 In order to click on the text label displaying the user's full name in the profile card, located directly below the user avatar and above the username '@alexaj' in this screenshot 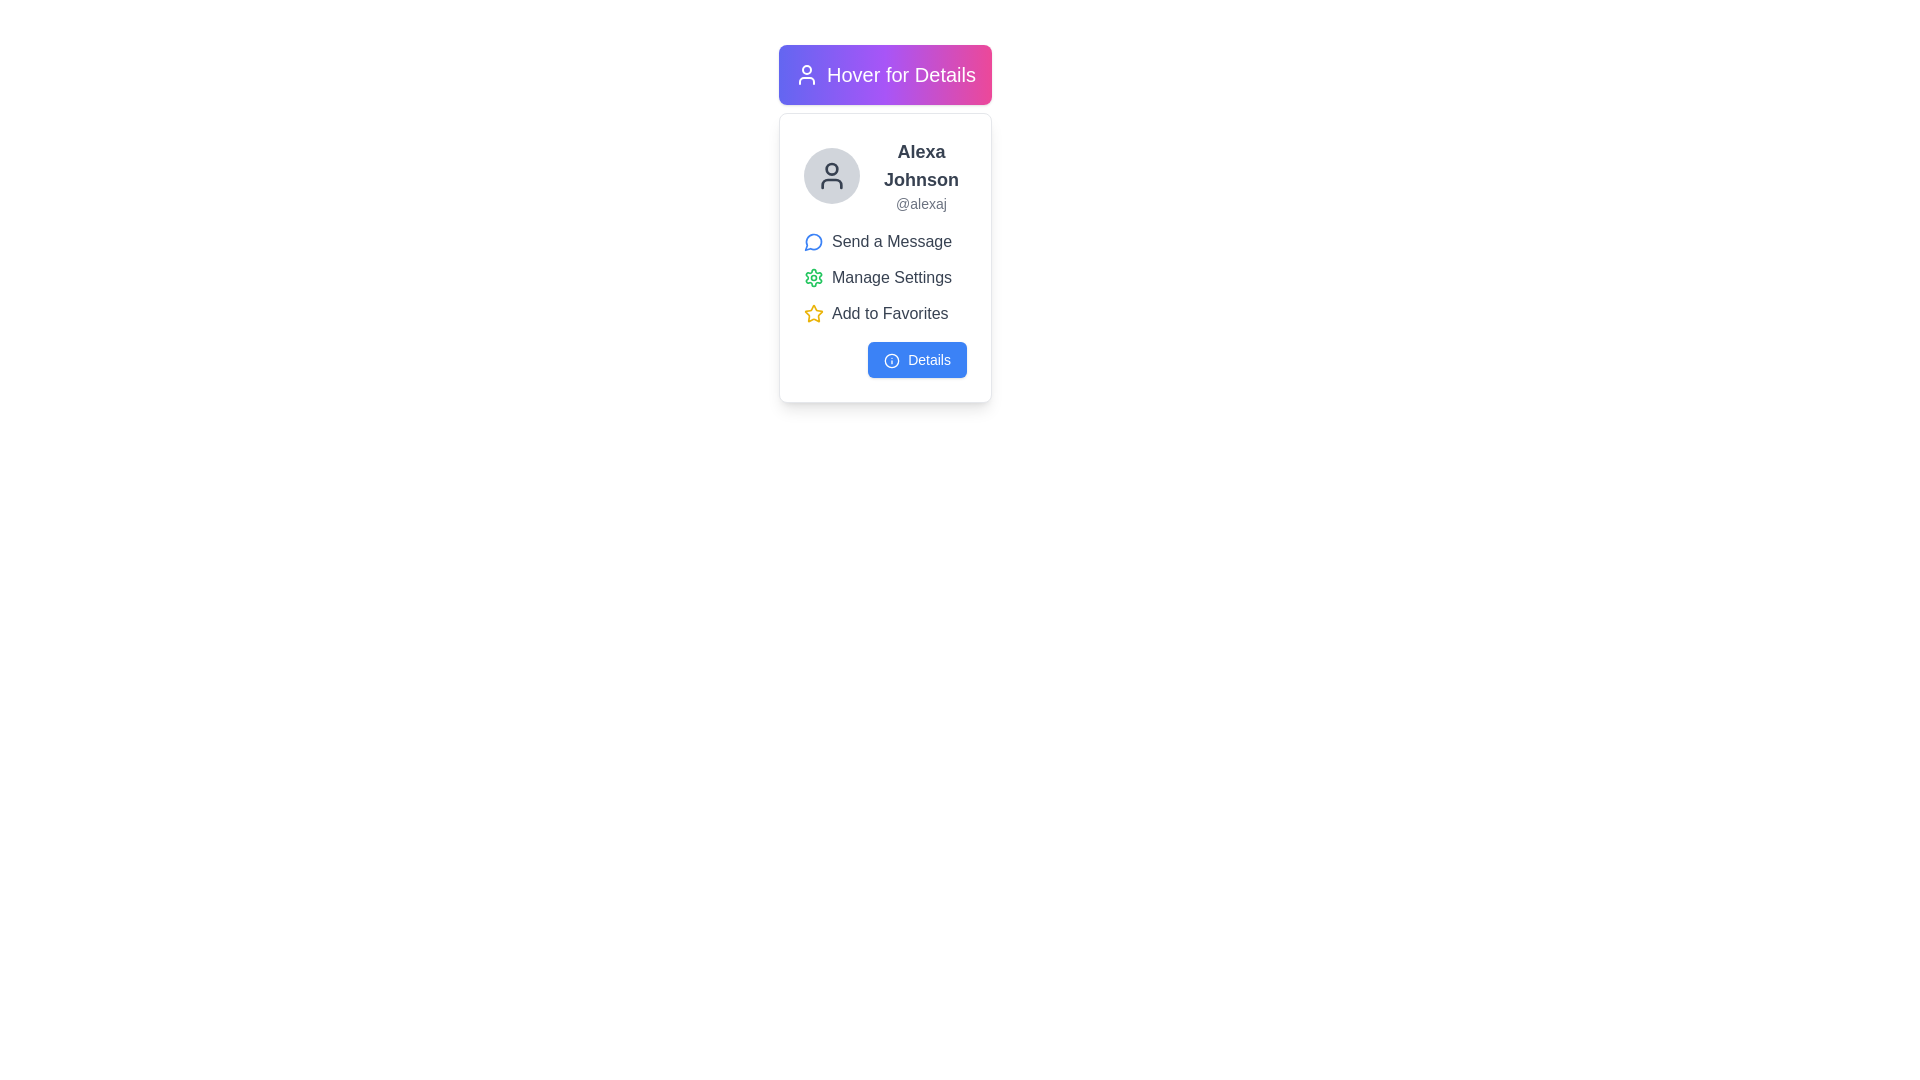, I will do `click(920, 164)`.